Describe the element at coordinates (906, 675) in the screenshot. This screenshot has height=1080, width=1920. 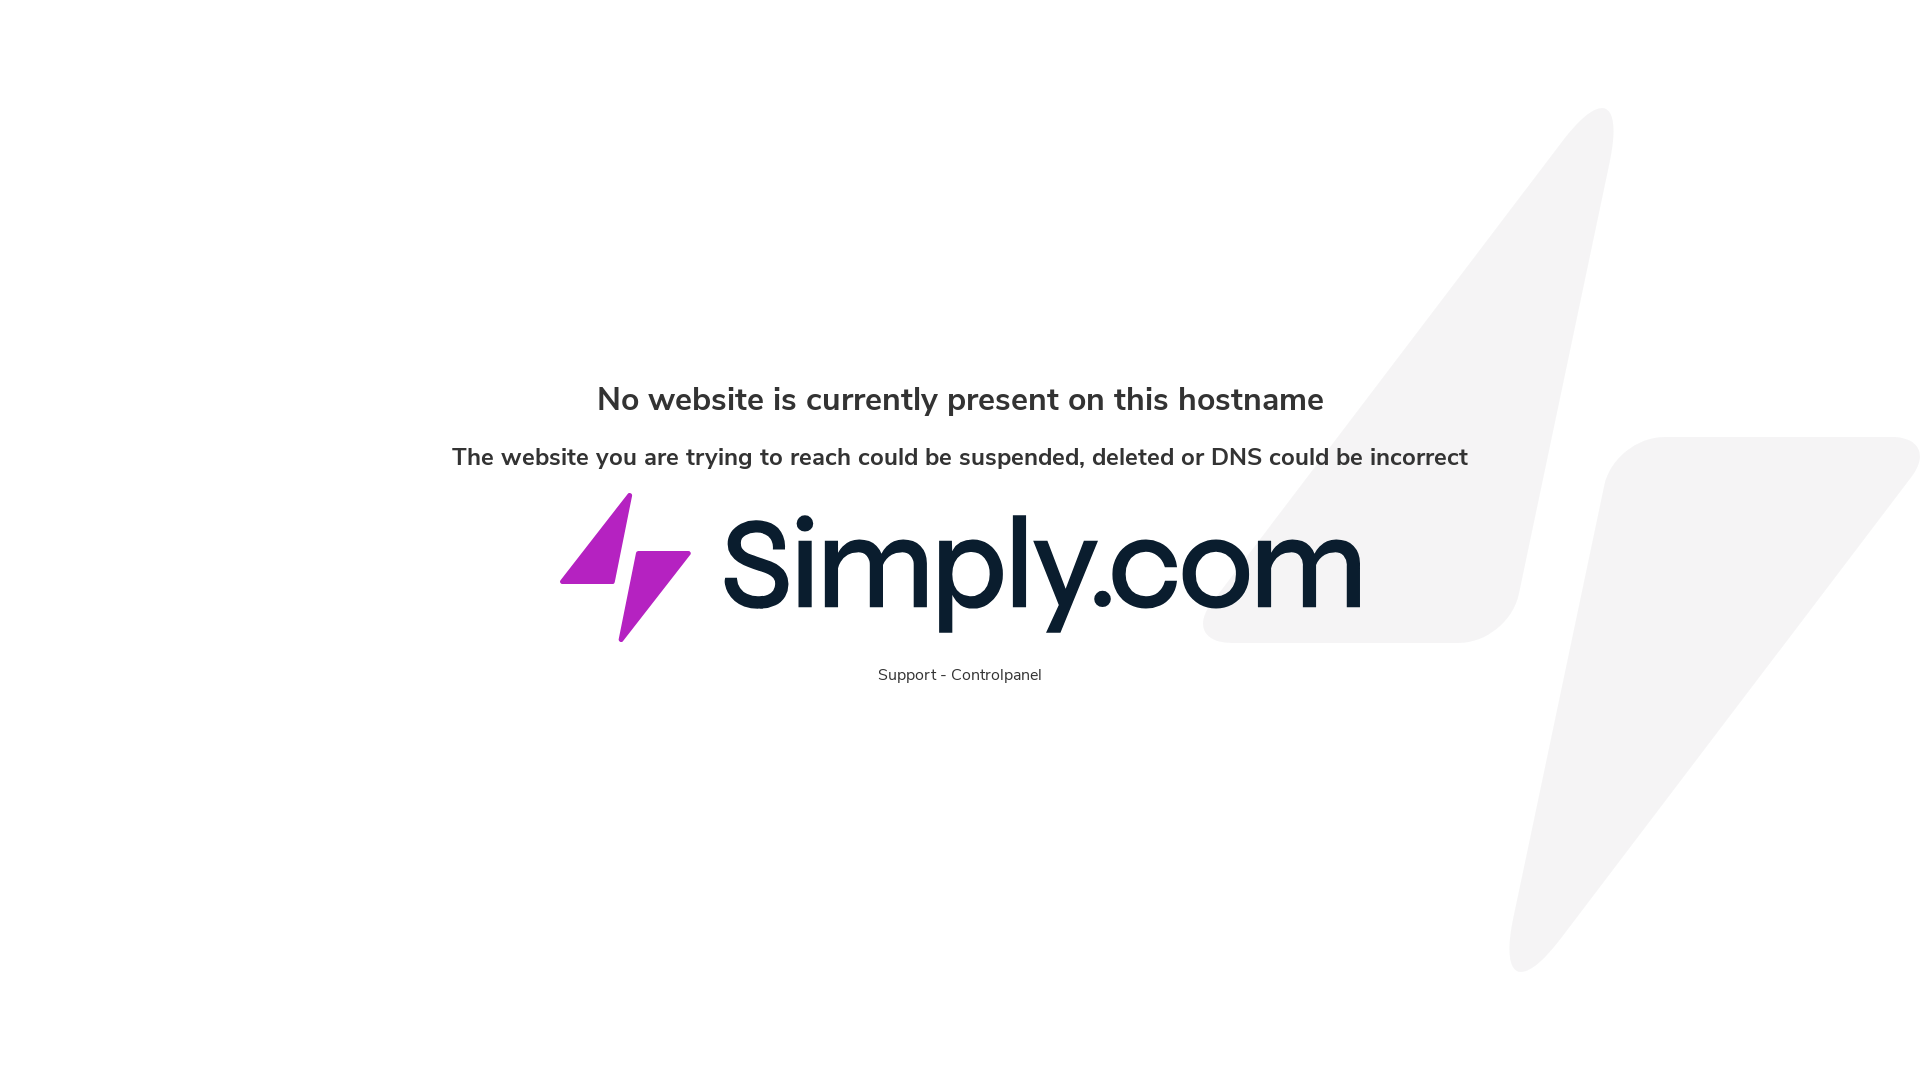
I see `'Support'` at that location.